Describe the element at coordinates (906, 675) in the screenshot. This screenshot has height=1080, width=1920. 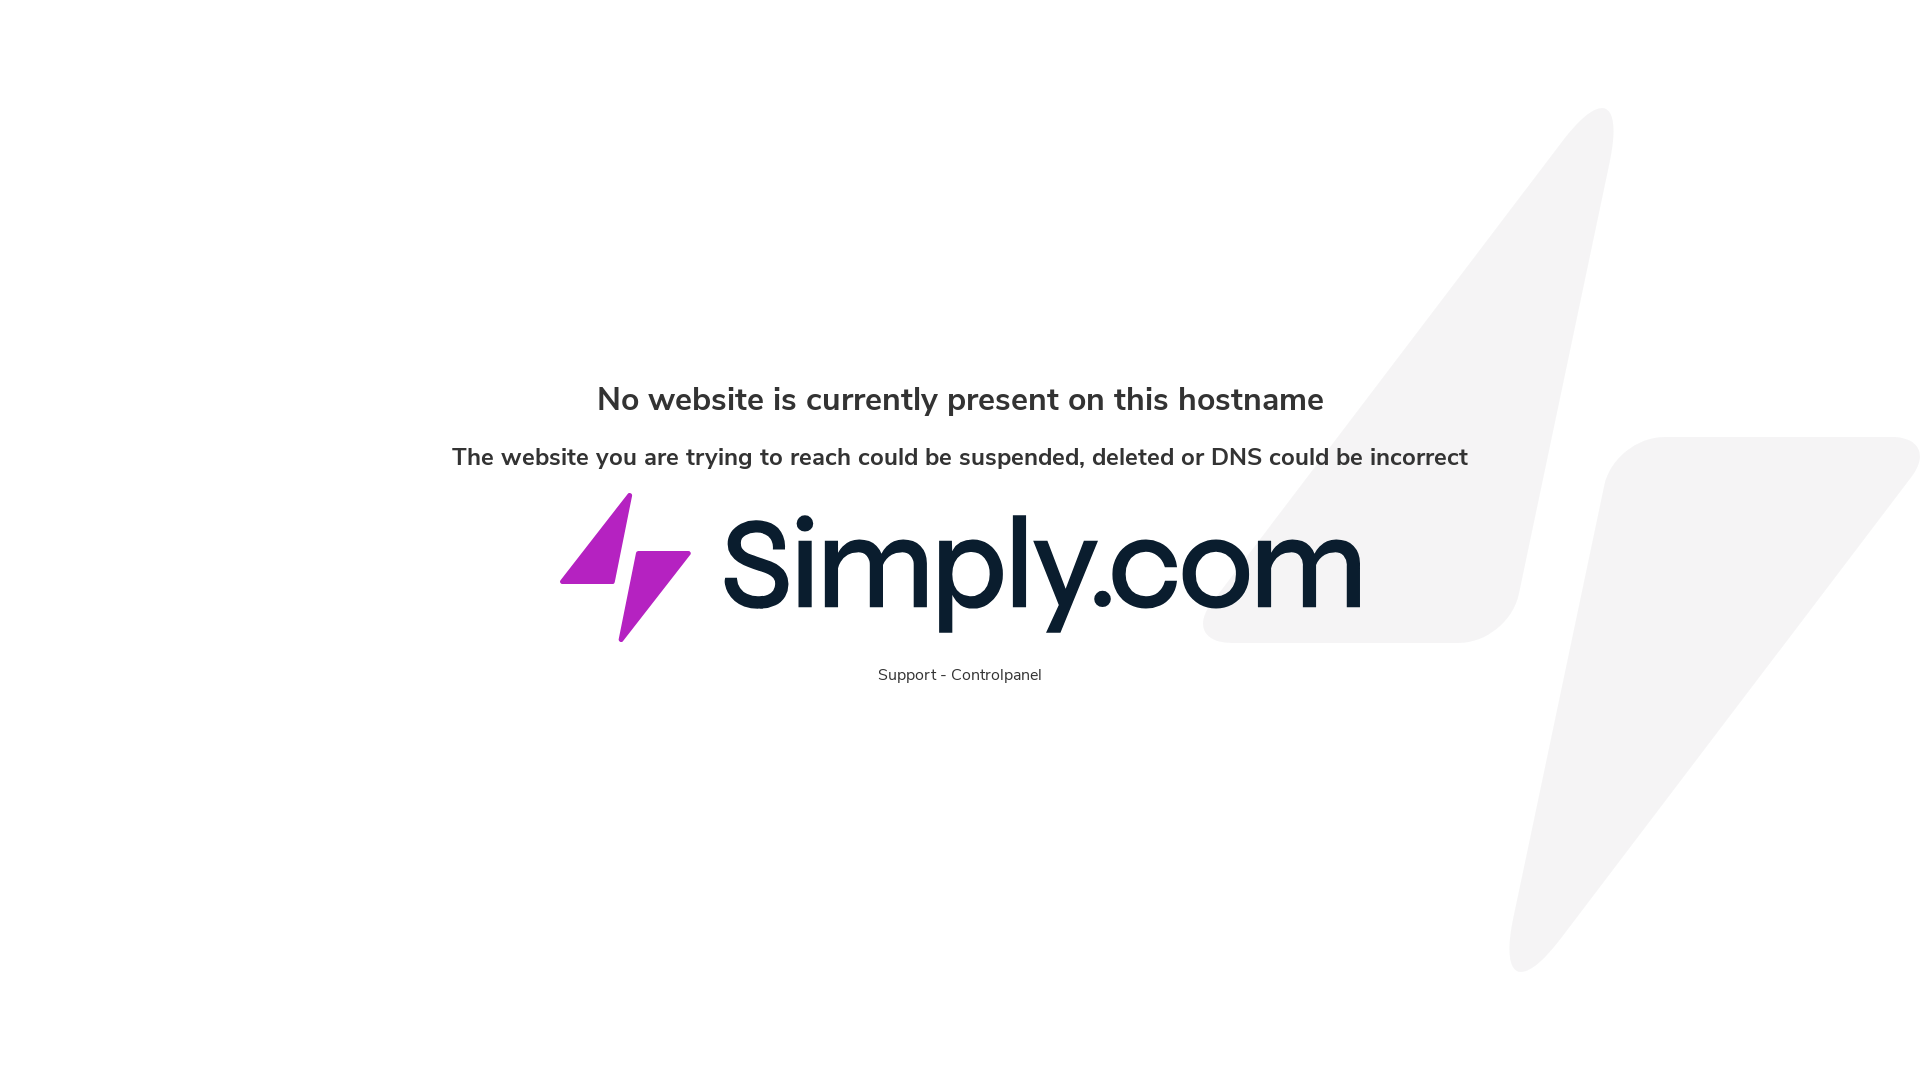
I see `'Support'` at that location.